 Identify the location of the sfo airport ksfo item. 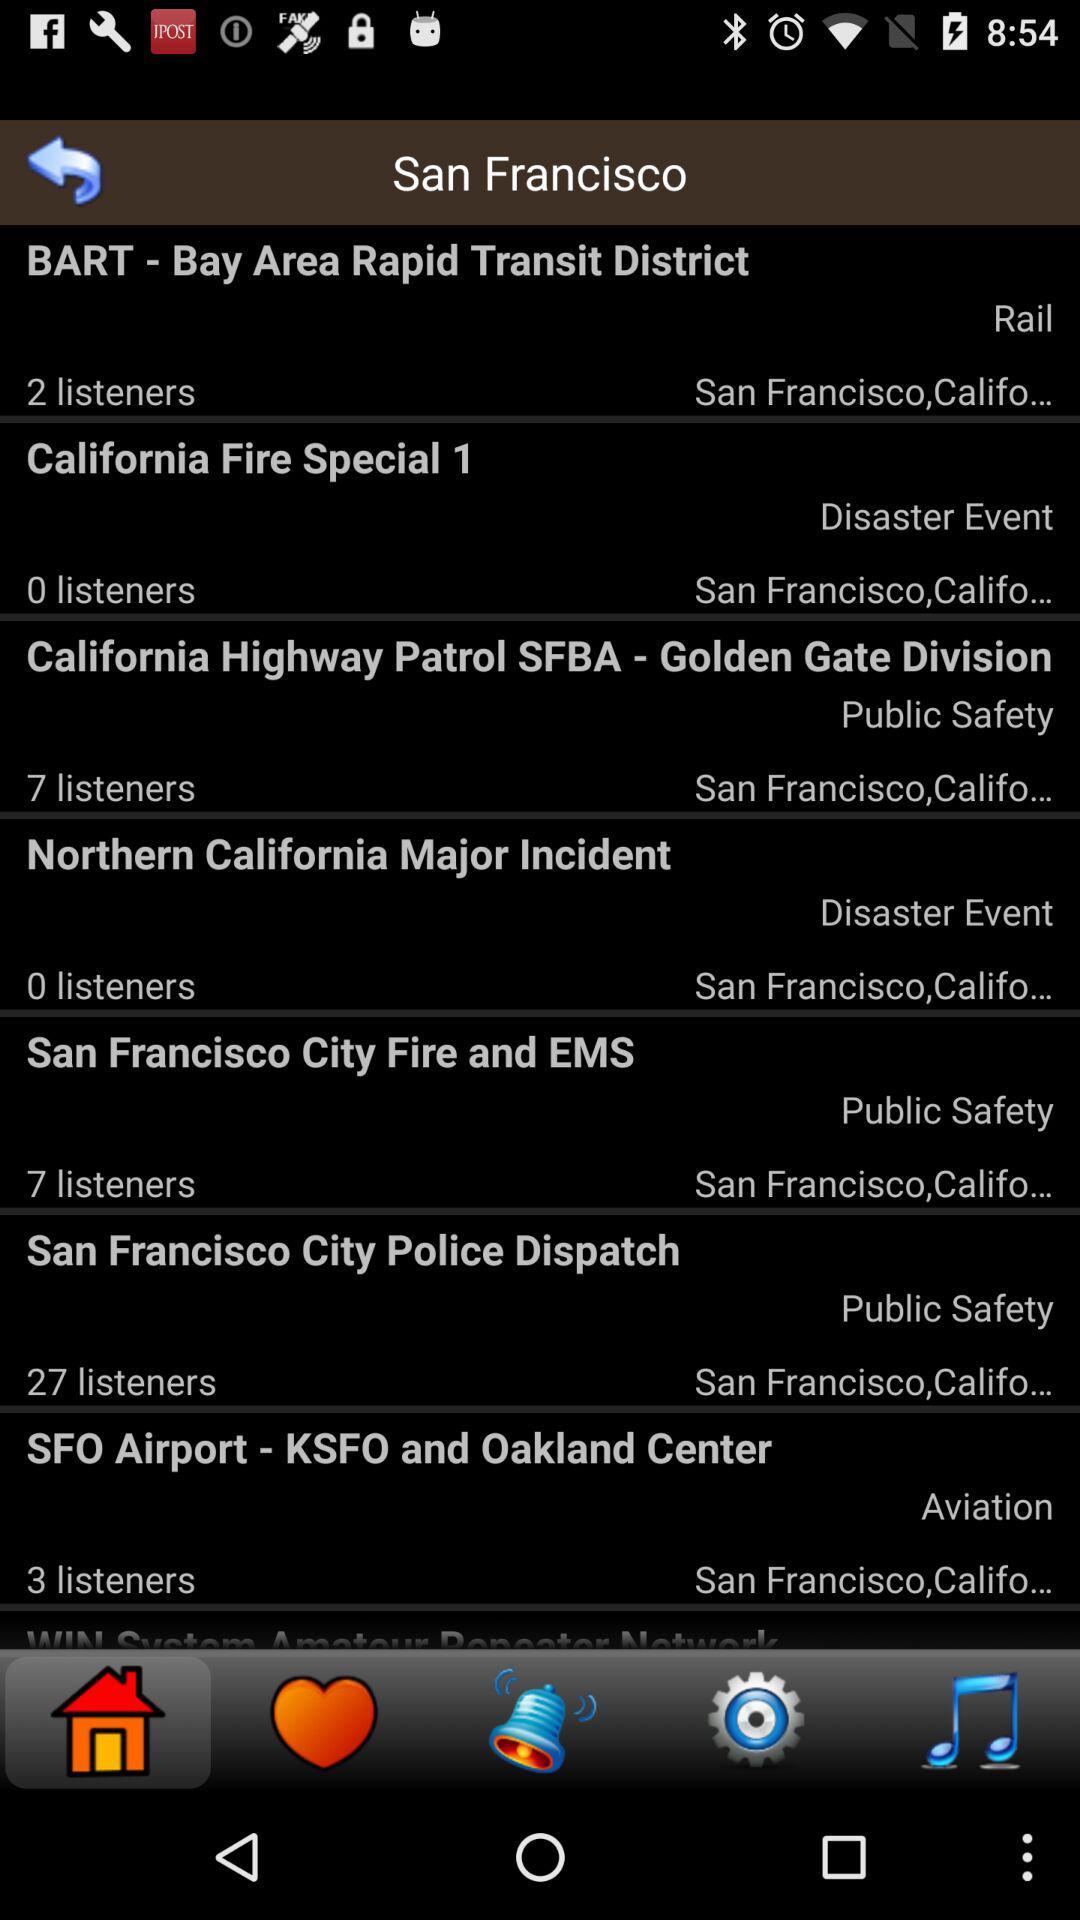
(540, 1446).